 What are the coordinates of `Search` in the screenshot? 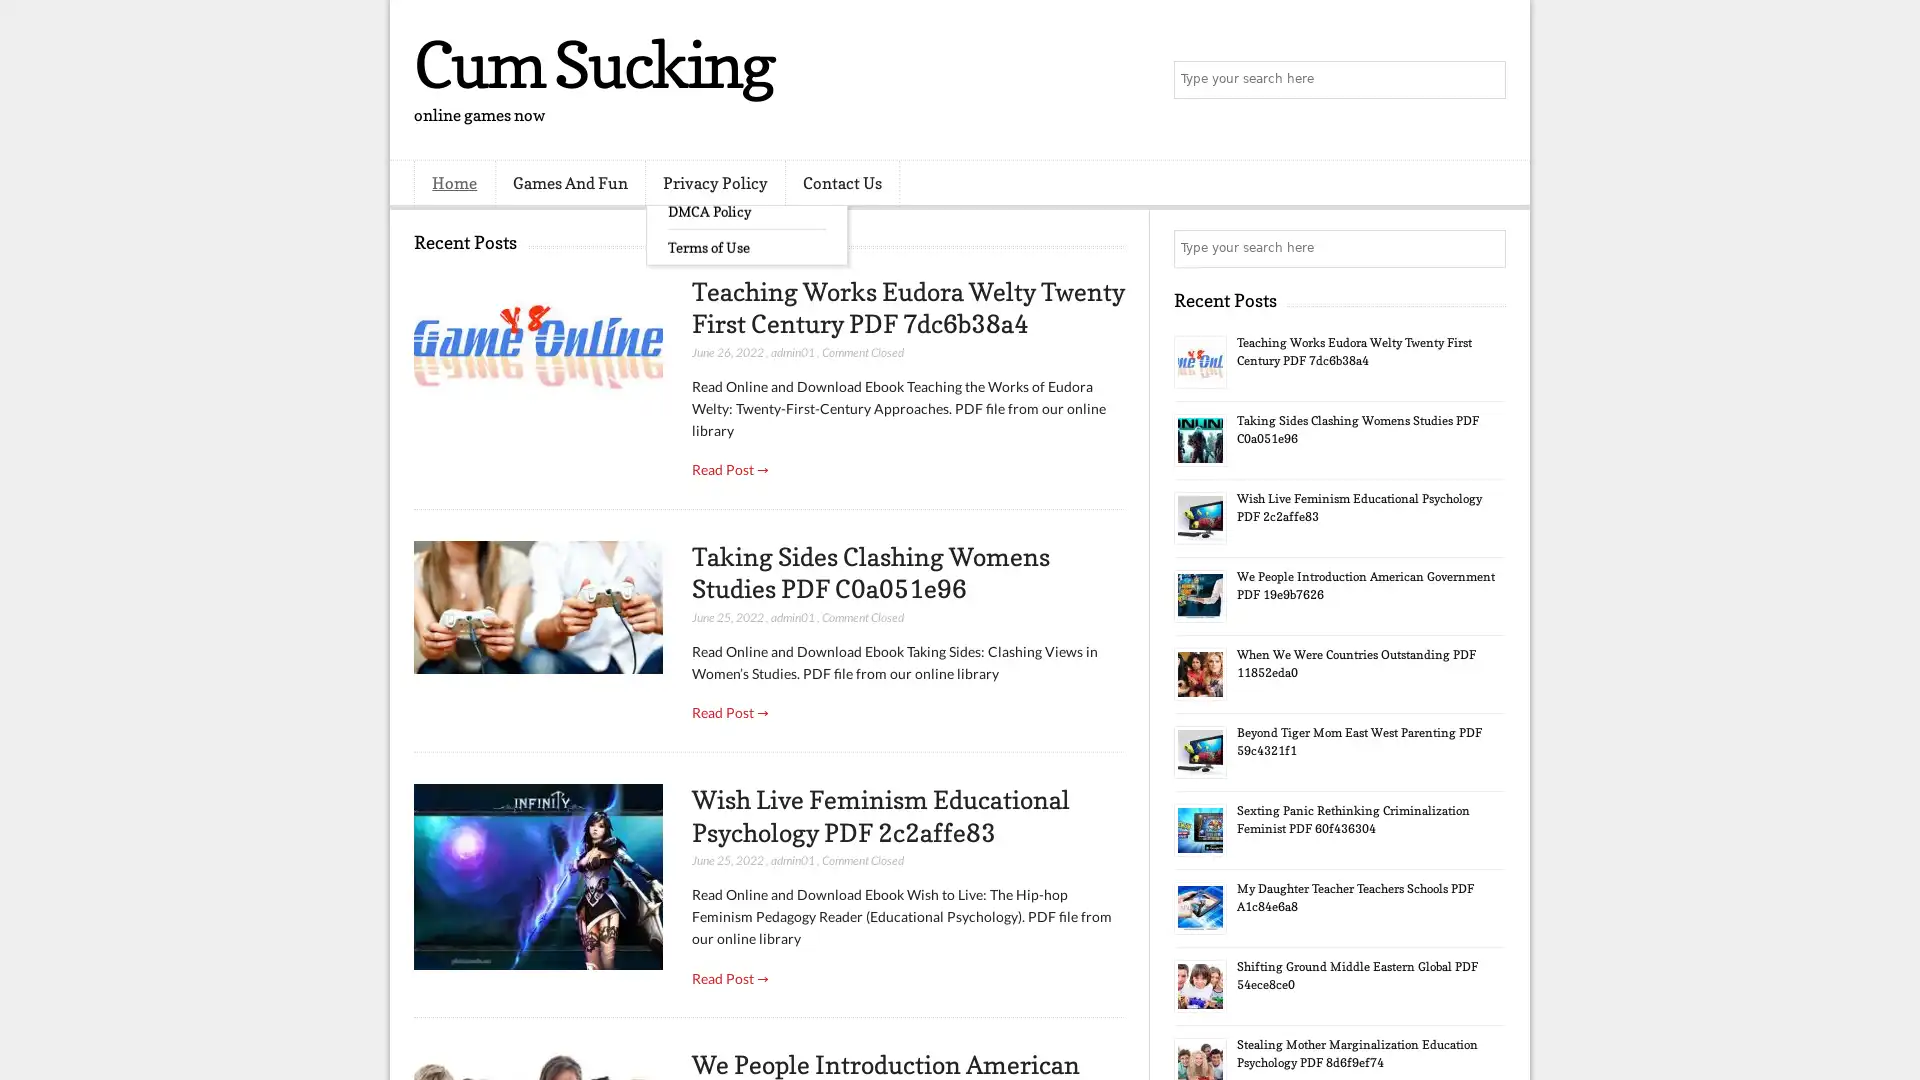 It's located at (1485, 248).